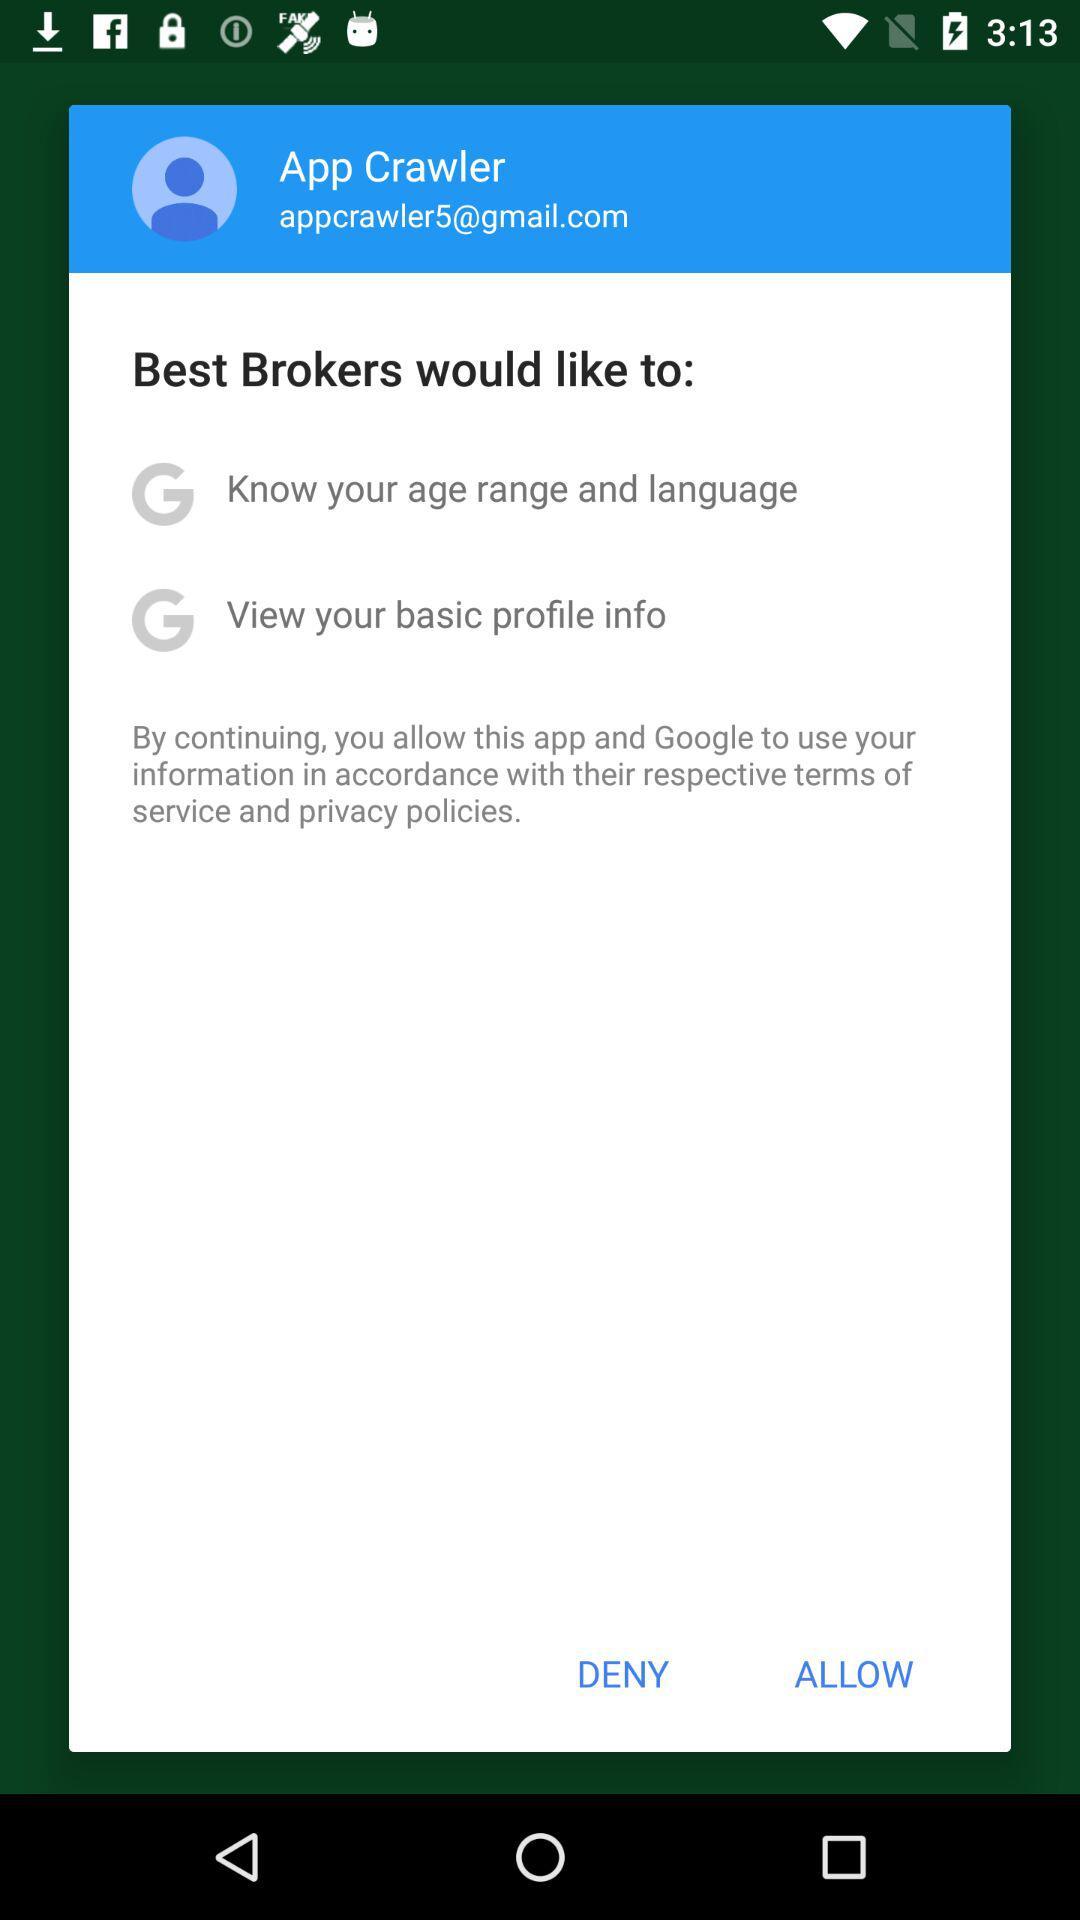 The image size is (1080, 1920). What do you see at coordinates (621, 1673) in the screenshot?
I see `the deny icon` at bounding box center [621, 1673].